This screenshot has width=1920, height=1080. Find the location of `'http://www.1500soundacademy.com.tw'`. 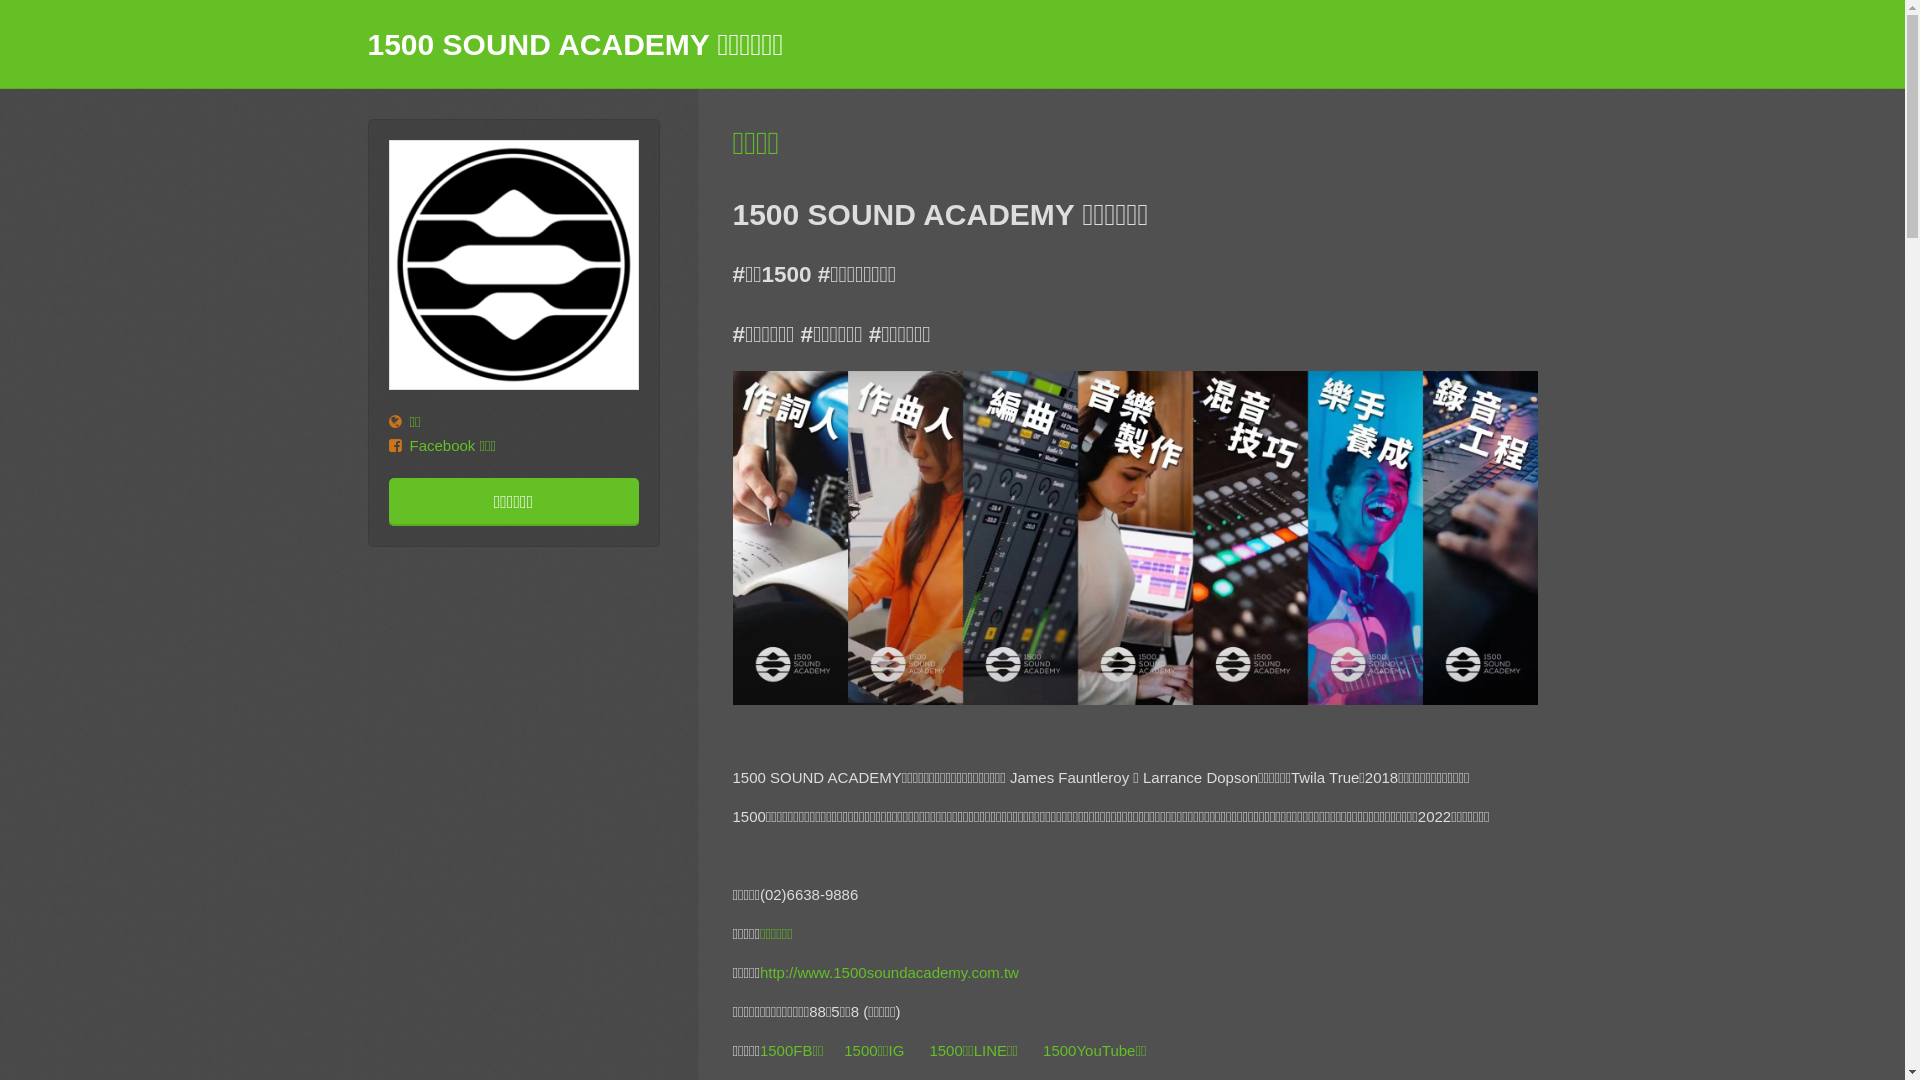

'http://www.1500soundacademy.com.tw' is located at coordinates (888, 971).